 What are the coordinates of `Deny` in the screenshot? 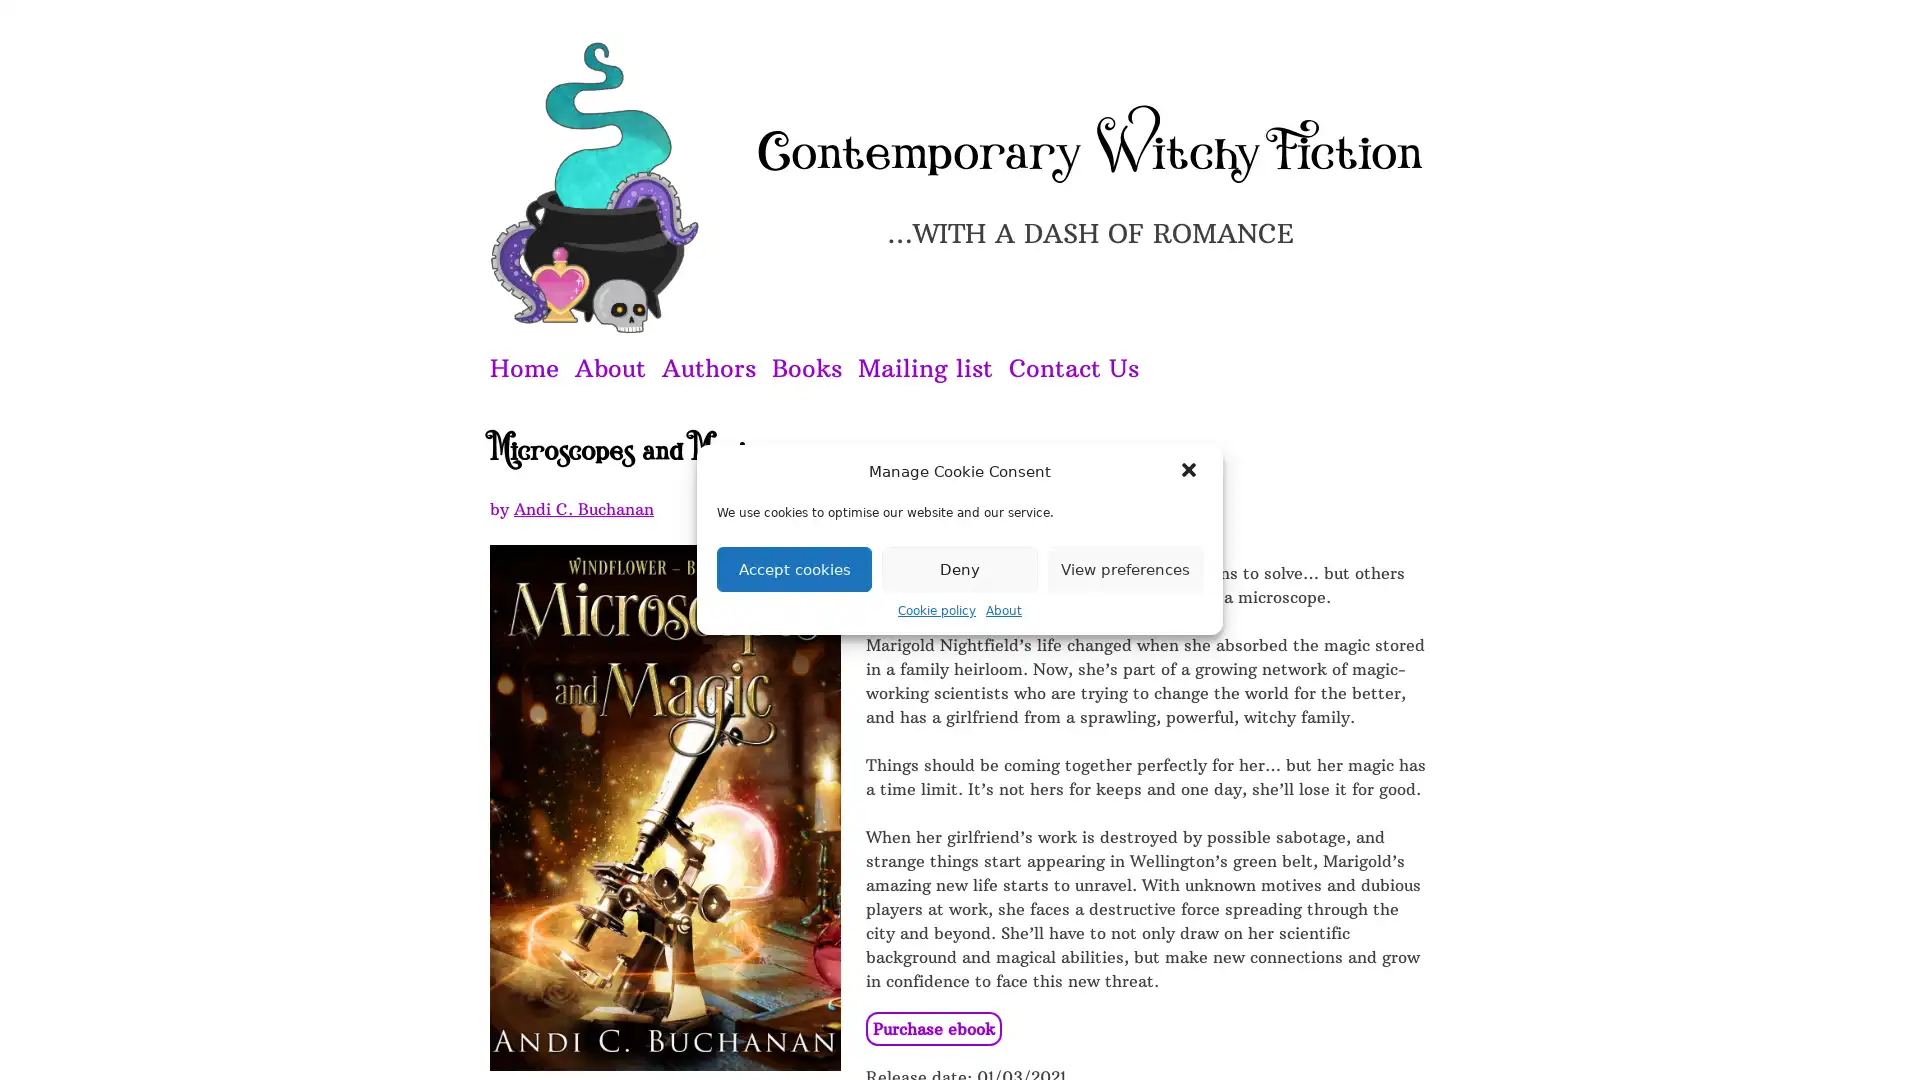 It's located at (958, 569).